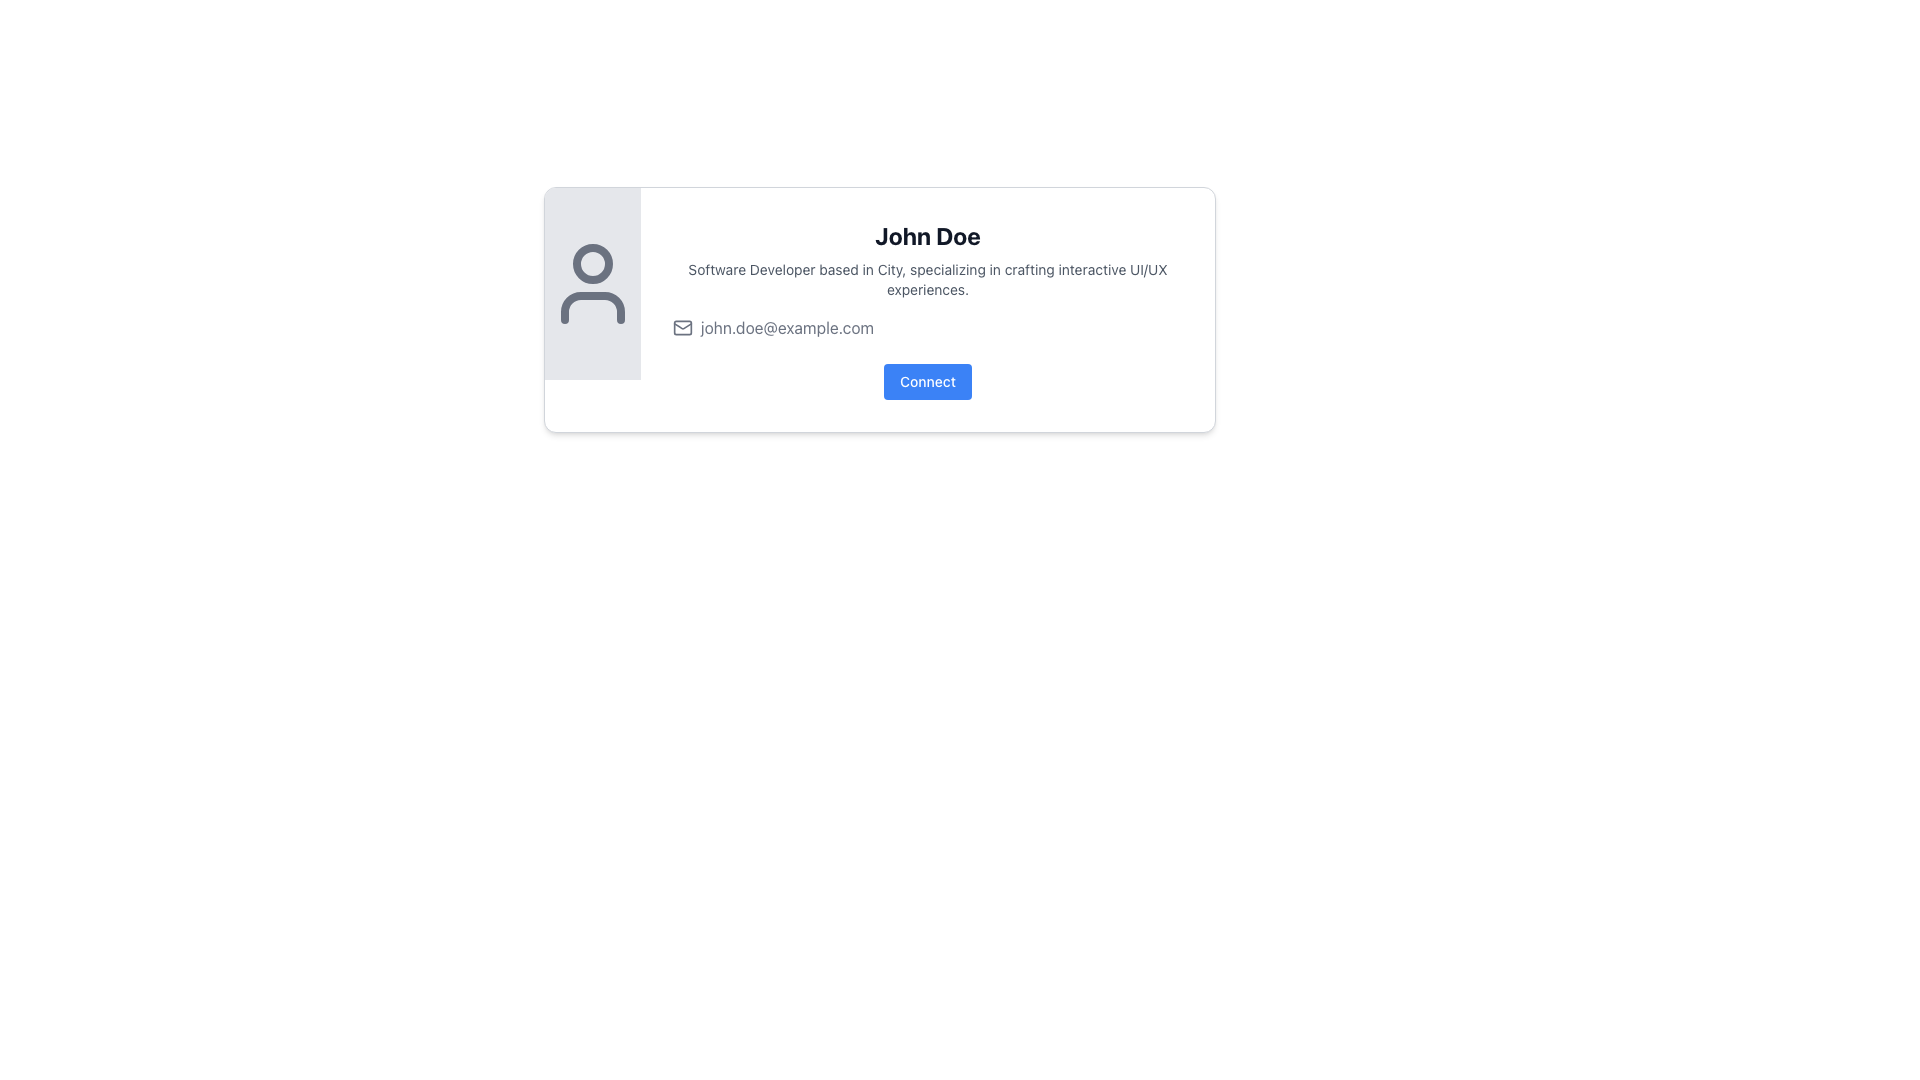  Describe the element at coordinates (682, 326) in the screenshot. I see `the email icon located beneath the name 'John Doe' and the email text 'john.doe@example.com'` at that location.